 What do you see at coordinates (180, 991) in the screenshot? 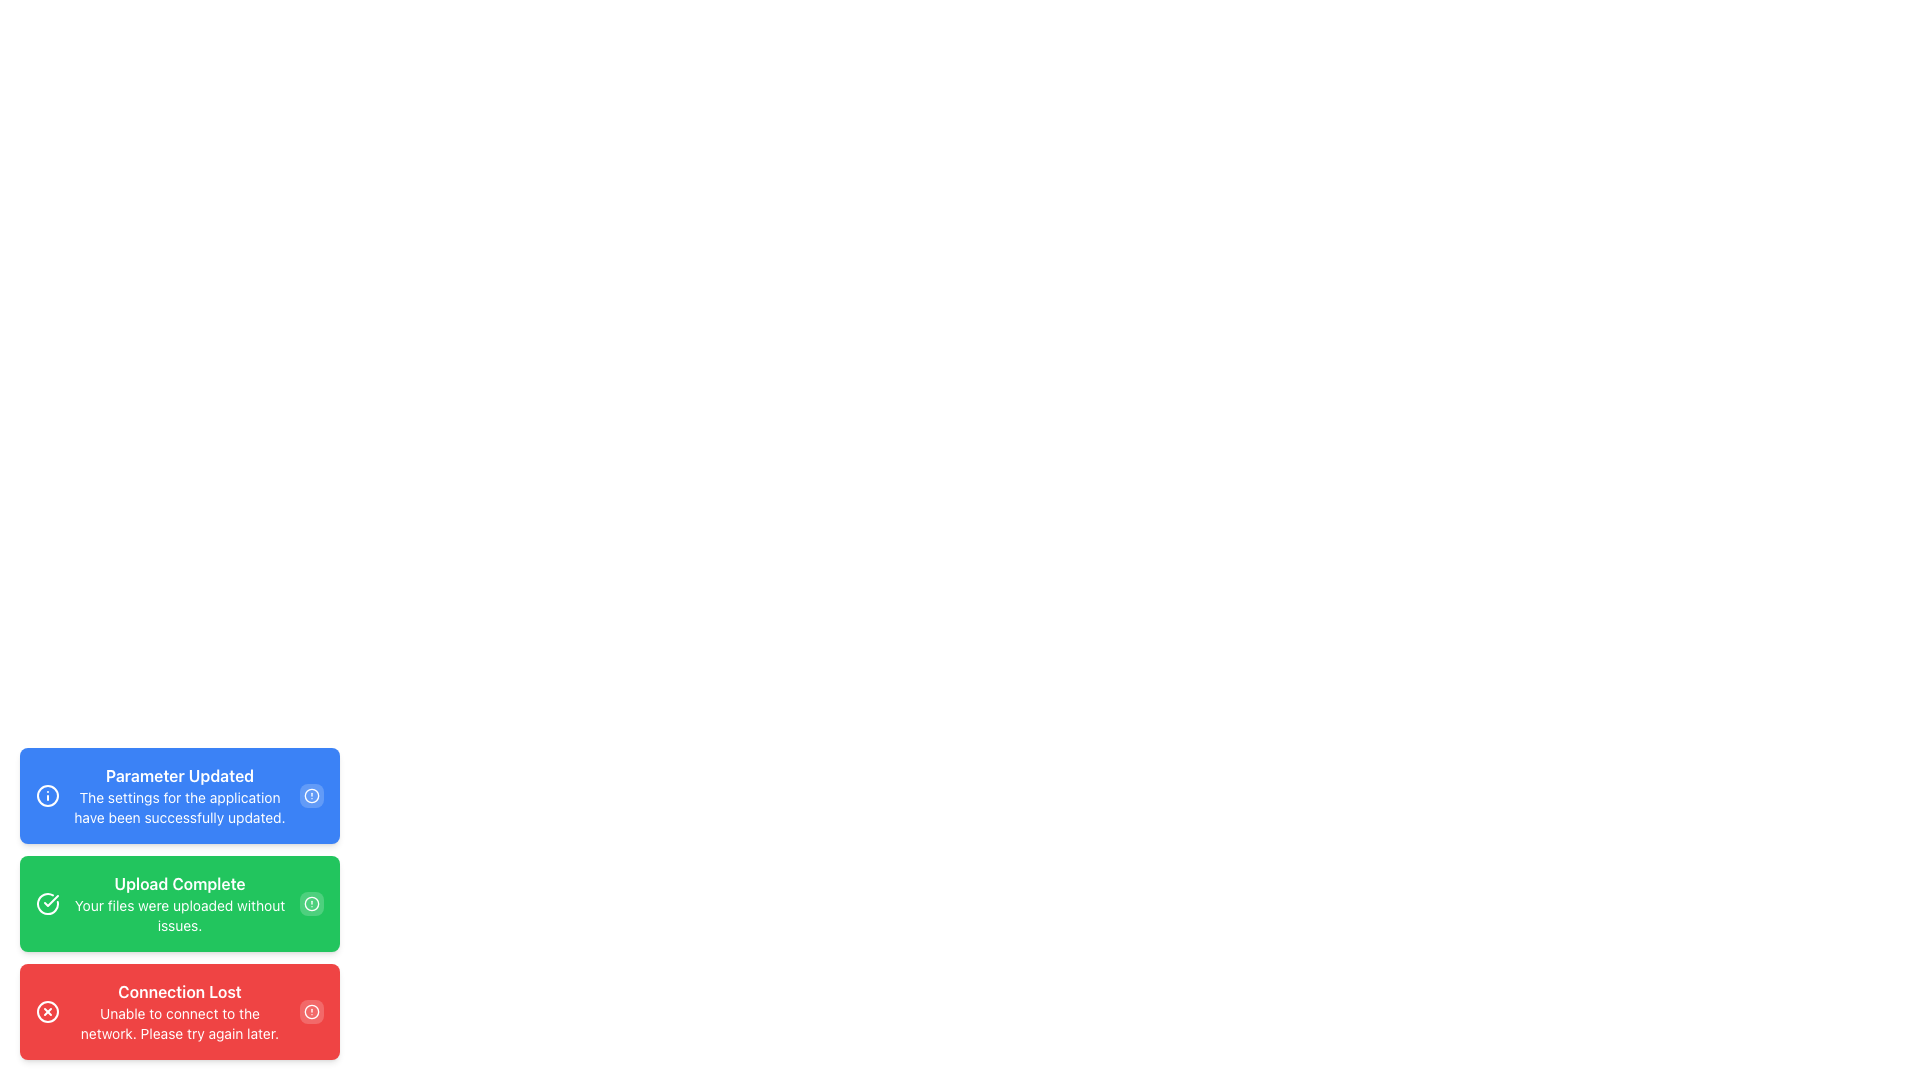
I see `text contained in the Text Label, which serves as a title for the notification about a lost connection, positioned above the subtitle in the third card of a vertical list` at bounding box center [180, 991].